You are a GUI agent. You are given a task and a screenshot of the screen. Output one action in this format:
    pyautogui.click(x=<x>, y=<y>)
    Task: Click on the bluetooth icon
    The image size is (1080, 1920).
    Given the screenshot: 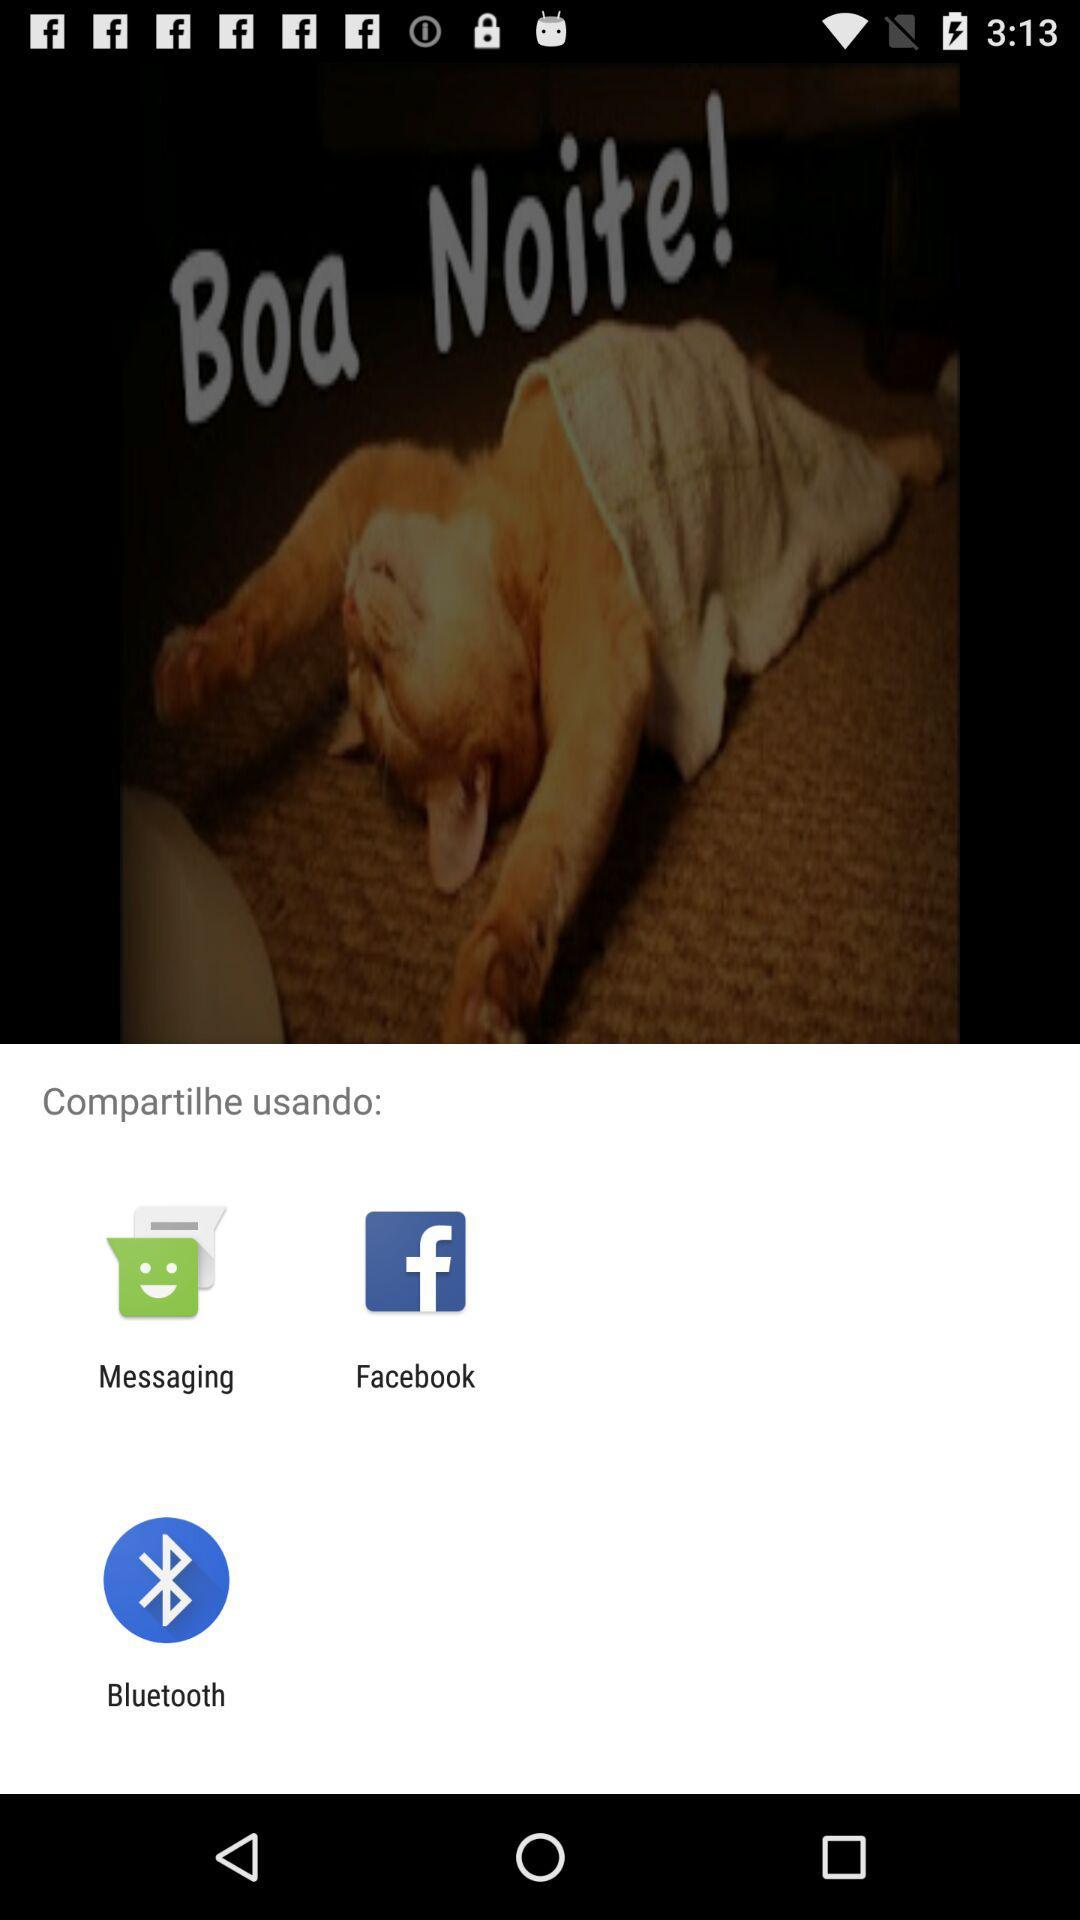 What is the action you would take?
    pyautogui.click(x=165, y=1711)
    